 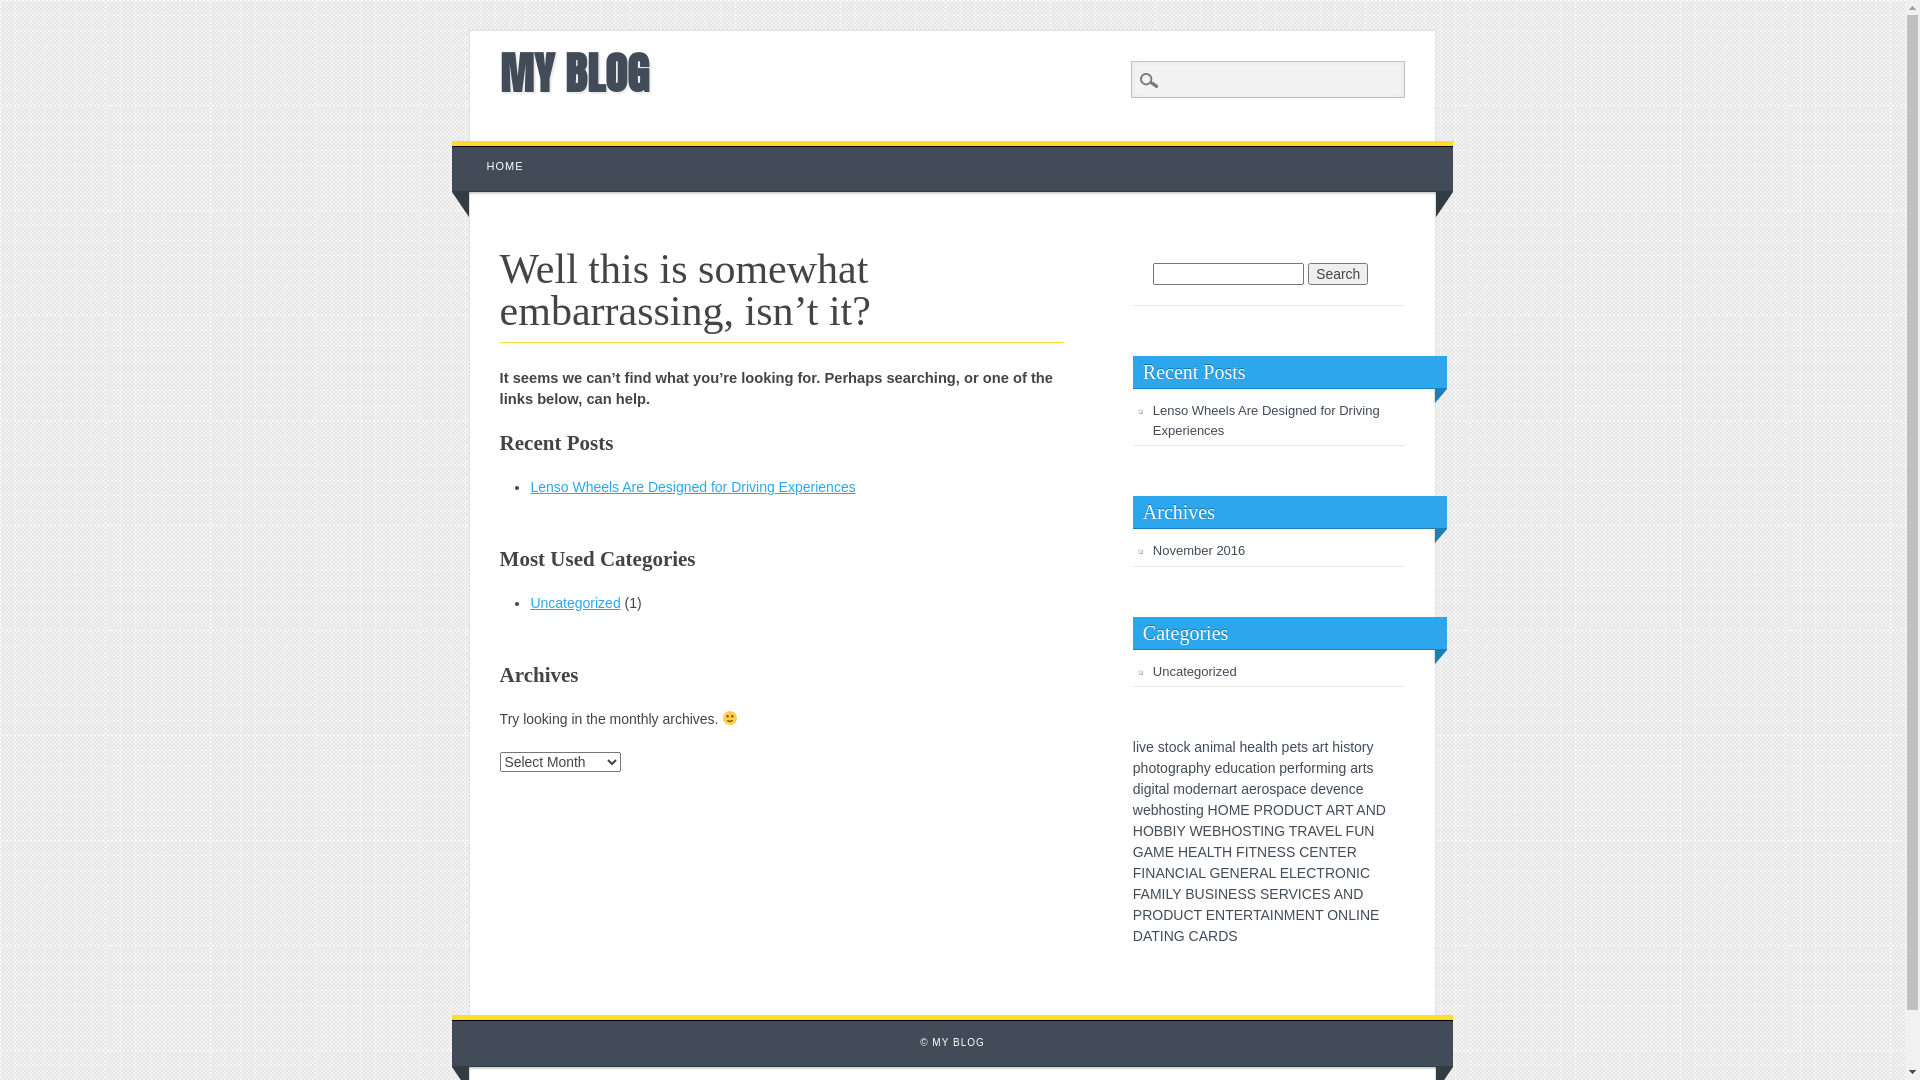 I want to click on 'A', so click(x=1310, y=830).